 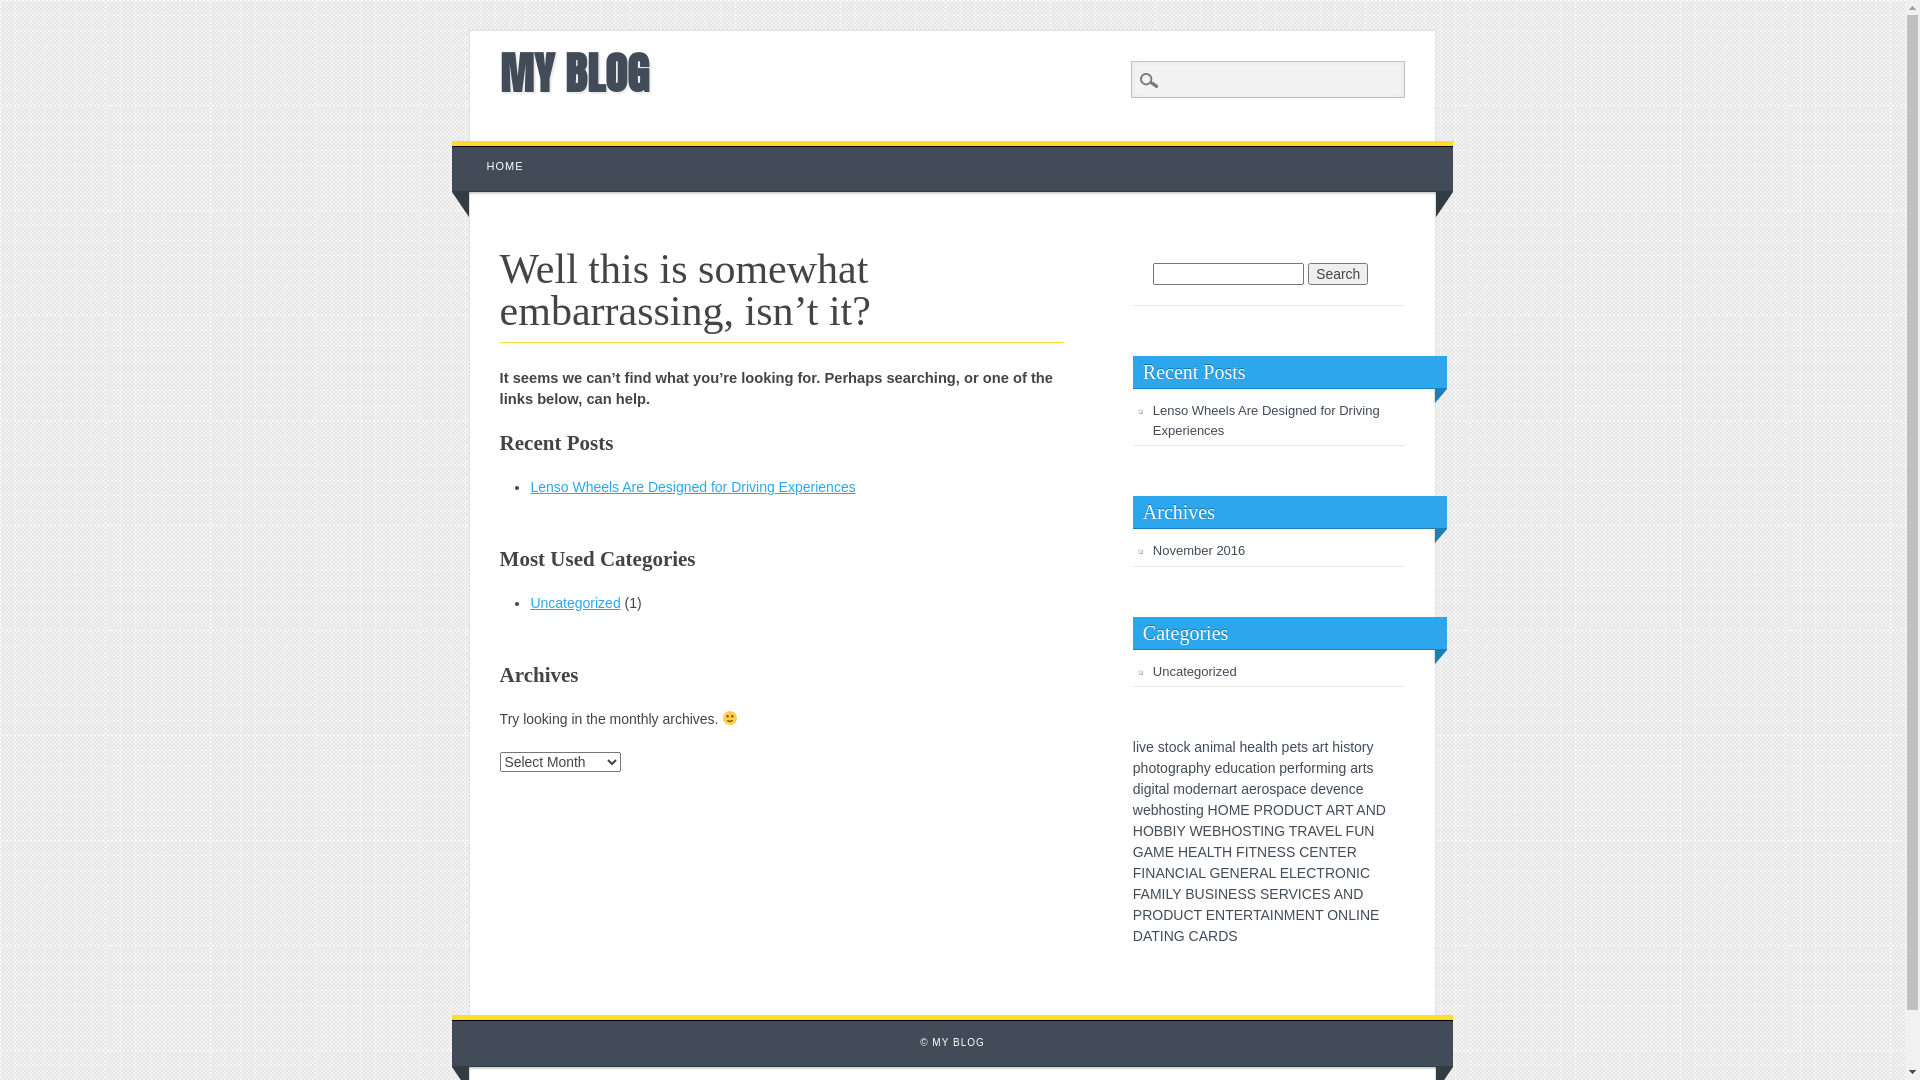 I want to click on 'A', so click(x=1310, y=830).